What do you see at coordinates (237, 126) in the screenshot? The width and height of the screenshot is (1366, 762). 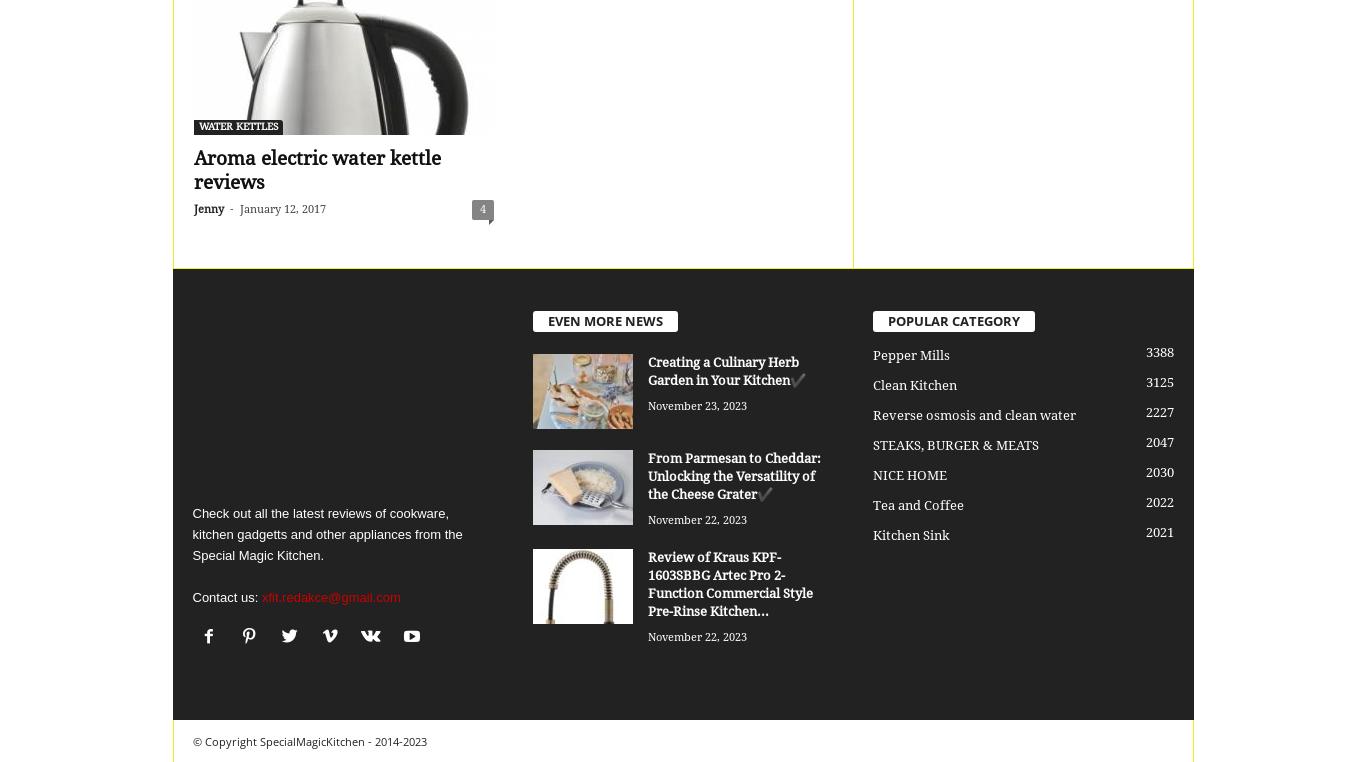 I see `'WATER KETTLES'` at bounding box center [237, 126].